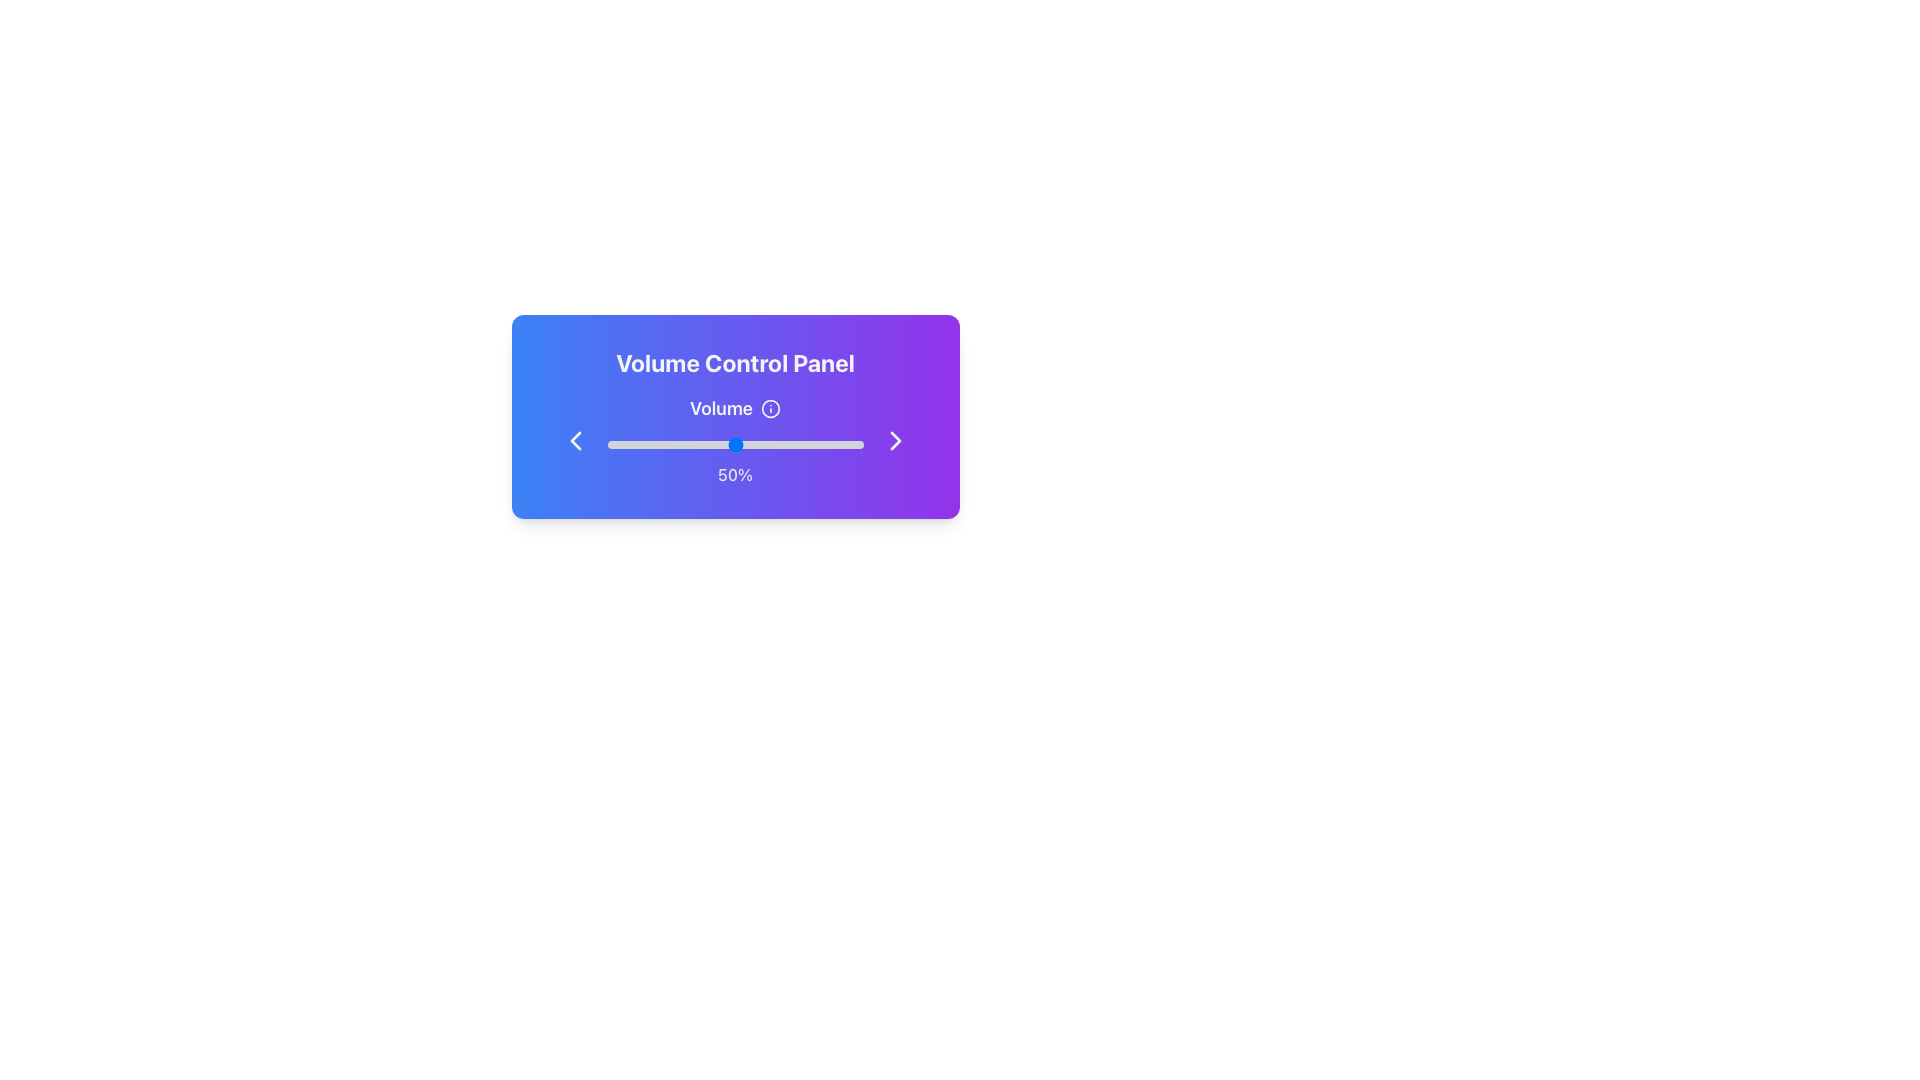 The width and height of the screenshot is (1920, 1080). What do you see at coordinates (734, 407) in the screenshot?
I see `the 'Volume' label with an information icon to read the text, which is centrally aligned in the volume control panel` at bounding box center [734, 407].